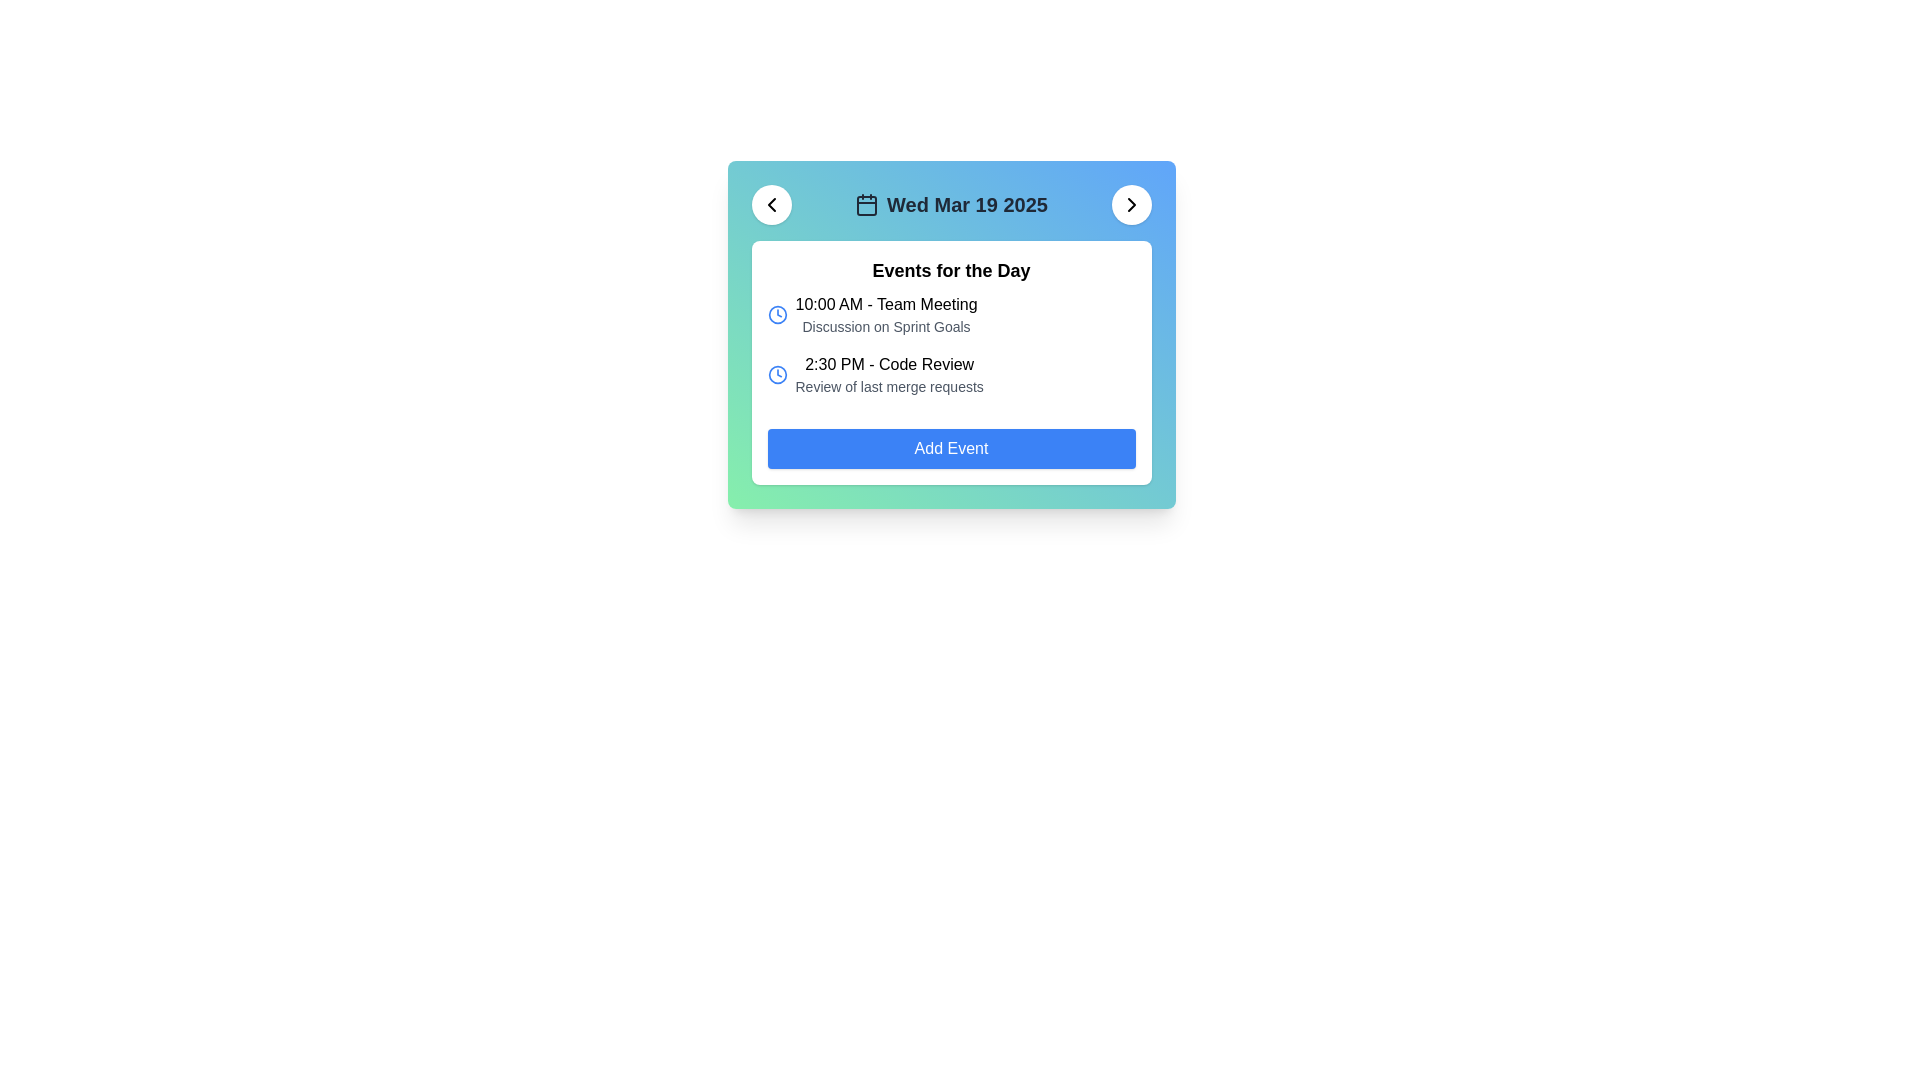 This screenshot has height=1080, width=1920. What do you see at coordinates (776, 315) in the screenshot?
I see `the clock icon, which has a blue circular outline and is positioned to the left of the text '10:00 AM - Team Meeting Discussion on Sprint Goals'` at bounding box center [776, 315].